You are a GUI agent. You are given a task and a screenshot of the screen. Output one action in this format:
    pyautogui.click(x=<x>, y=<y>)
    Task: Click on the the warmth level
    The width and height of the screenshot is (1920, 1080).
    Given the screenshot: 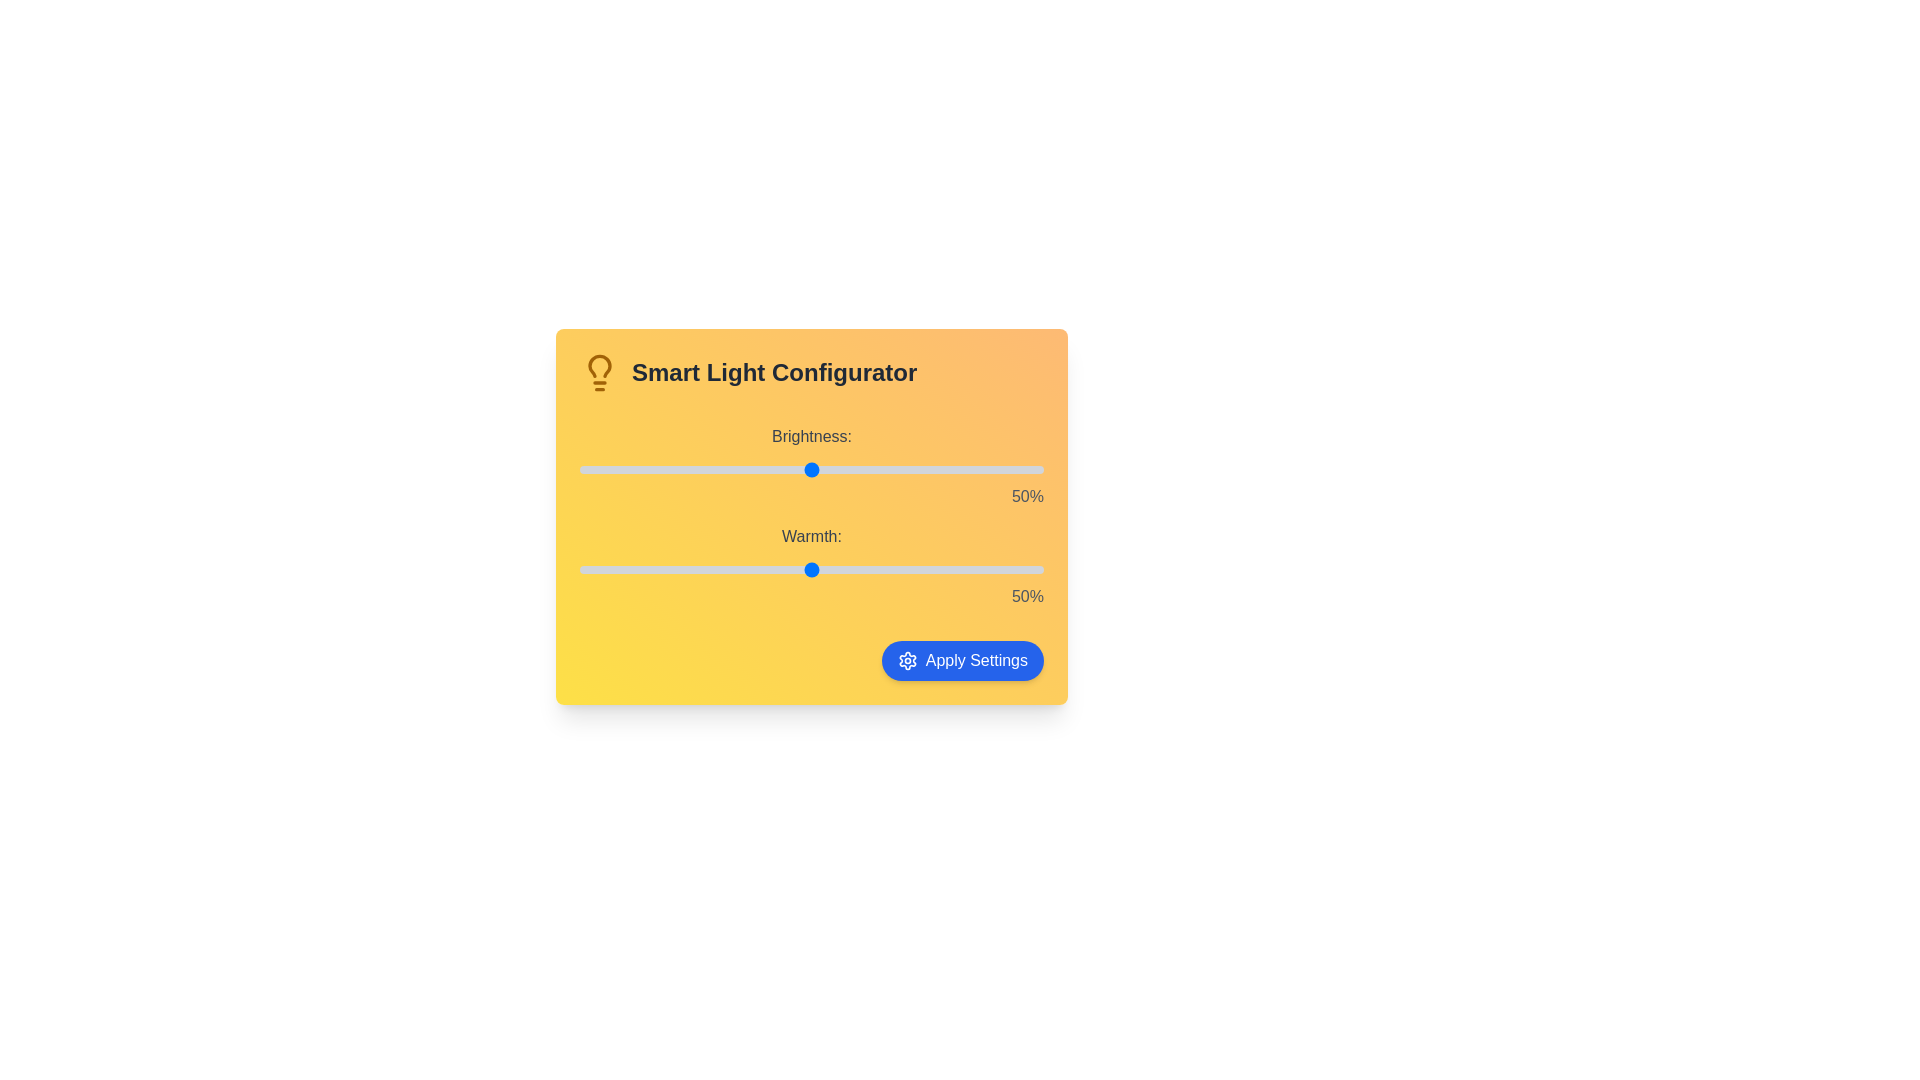 What is the action you would take?
    pyautogui.click(x=759, y=570)
    